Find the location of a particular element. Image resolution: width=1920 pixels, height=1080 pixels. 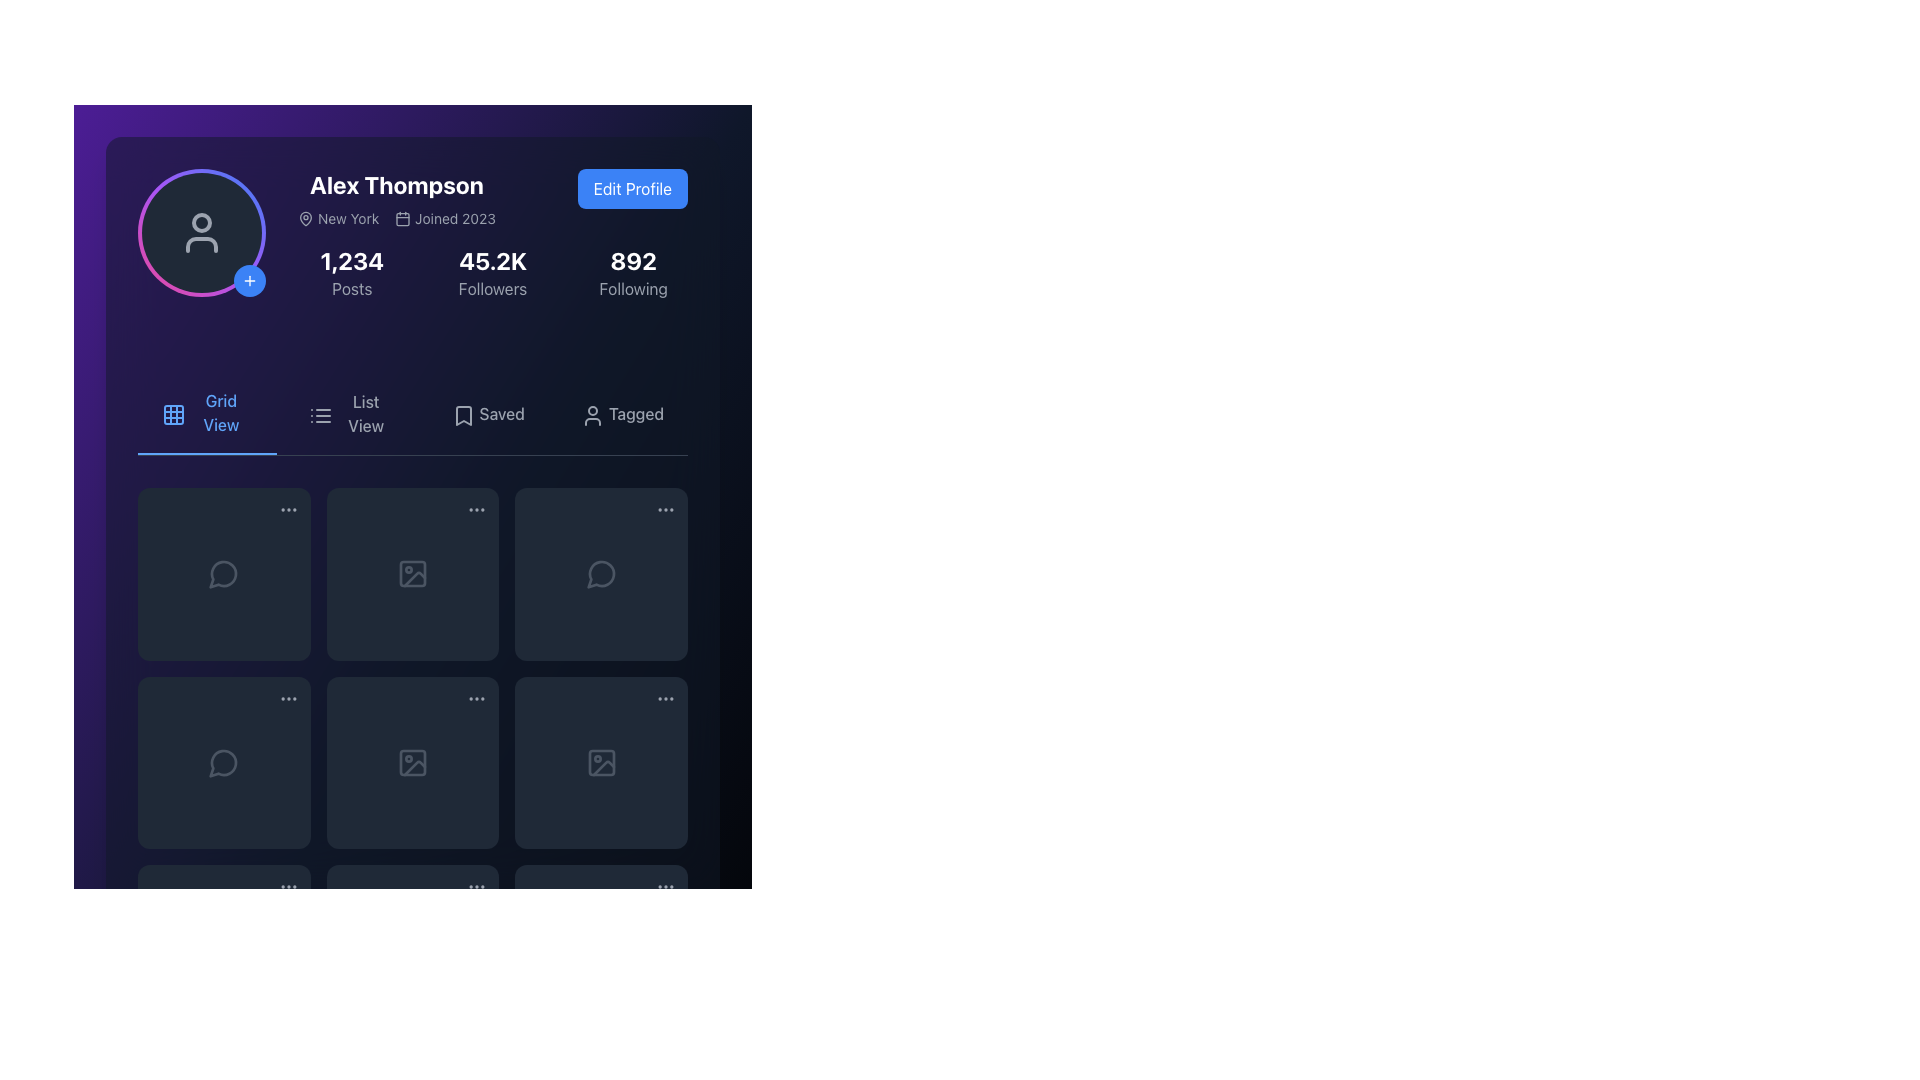

assistive technology is located at coordinates (366, 412).